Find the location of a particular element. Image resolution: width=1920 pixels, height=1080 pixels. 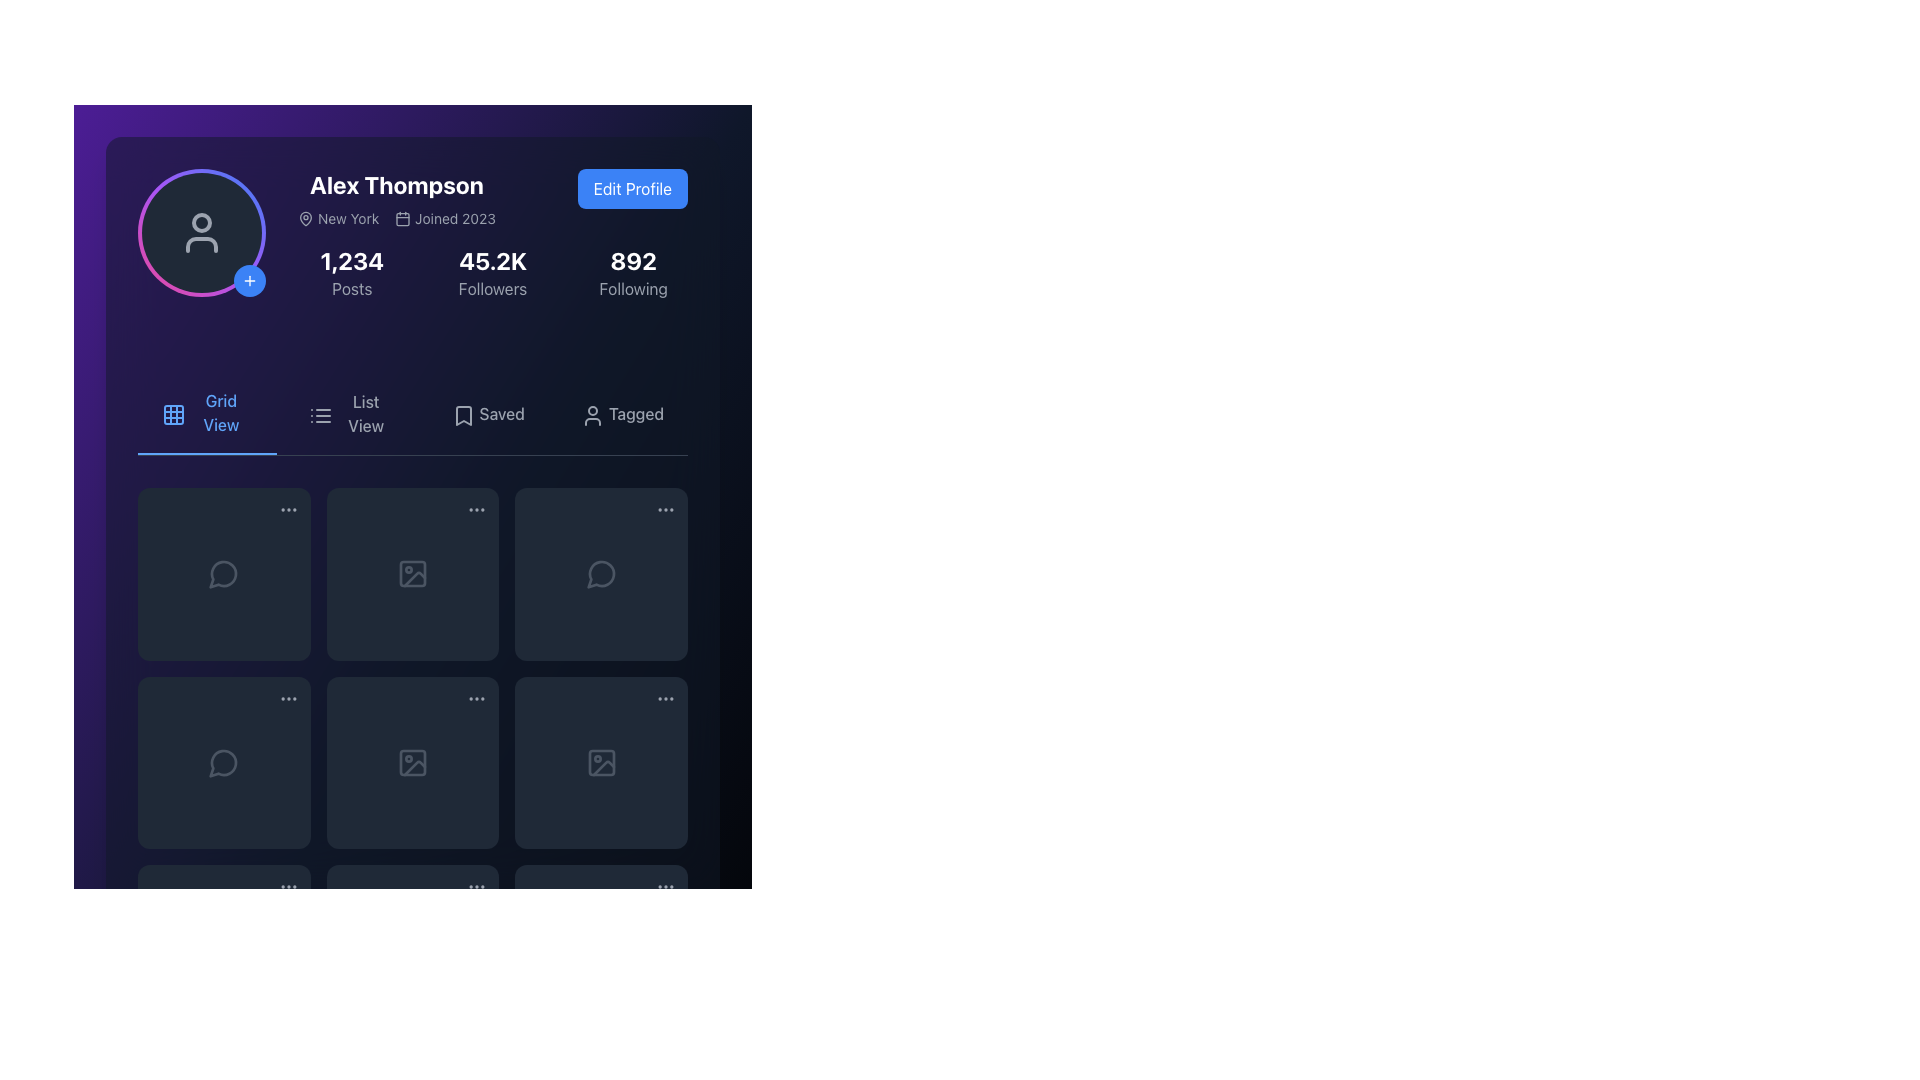

assistive technology is located at coordinates (366, 412).